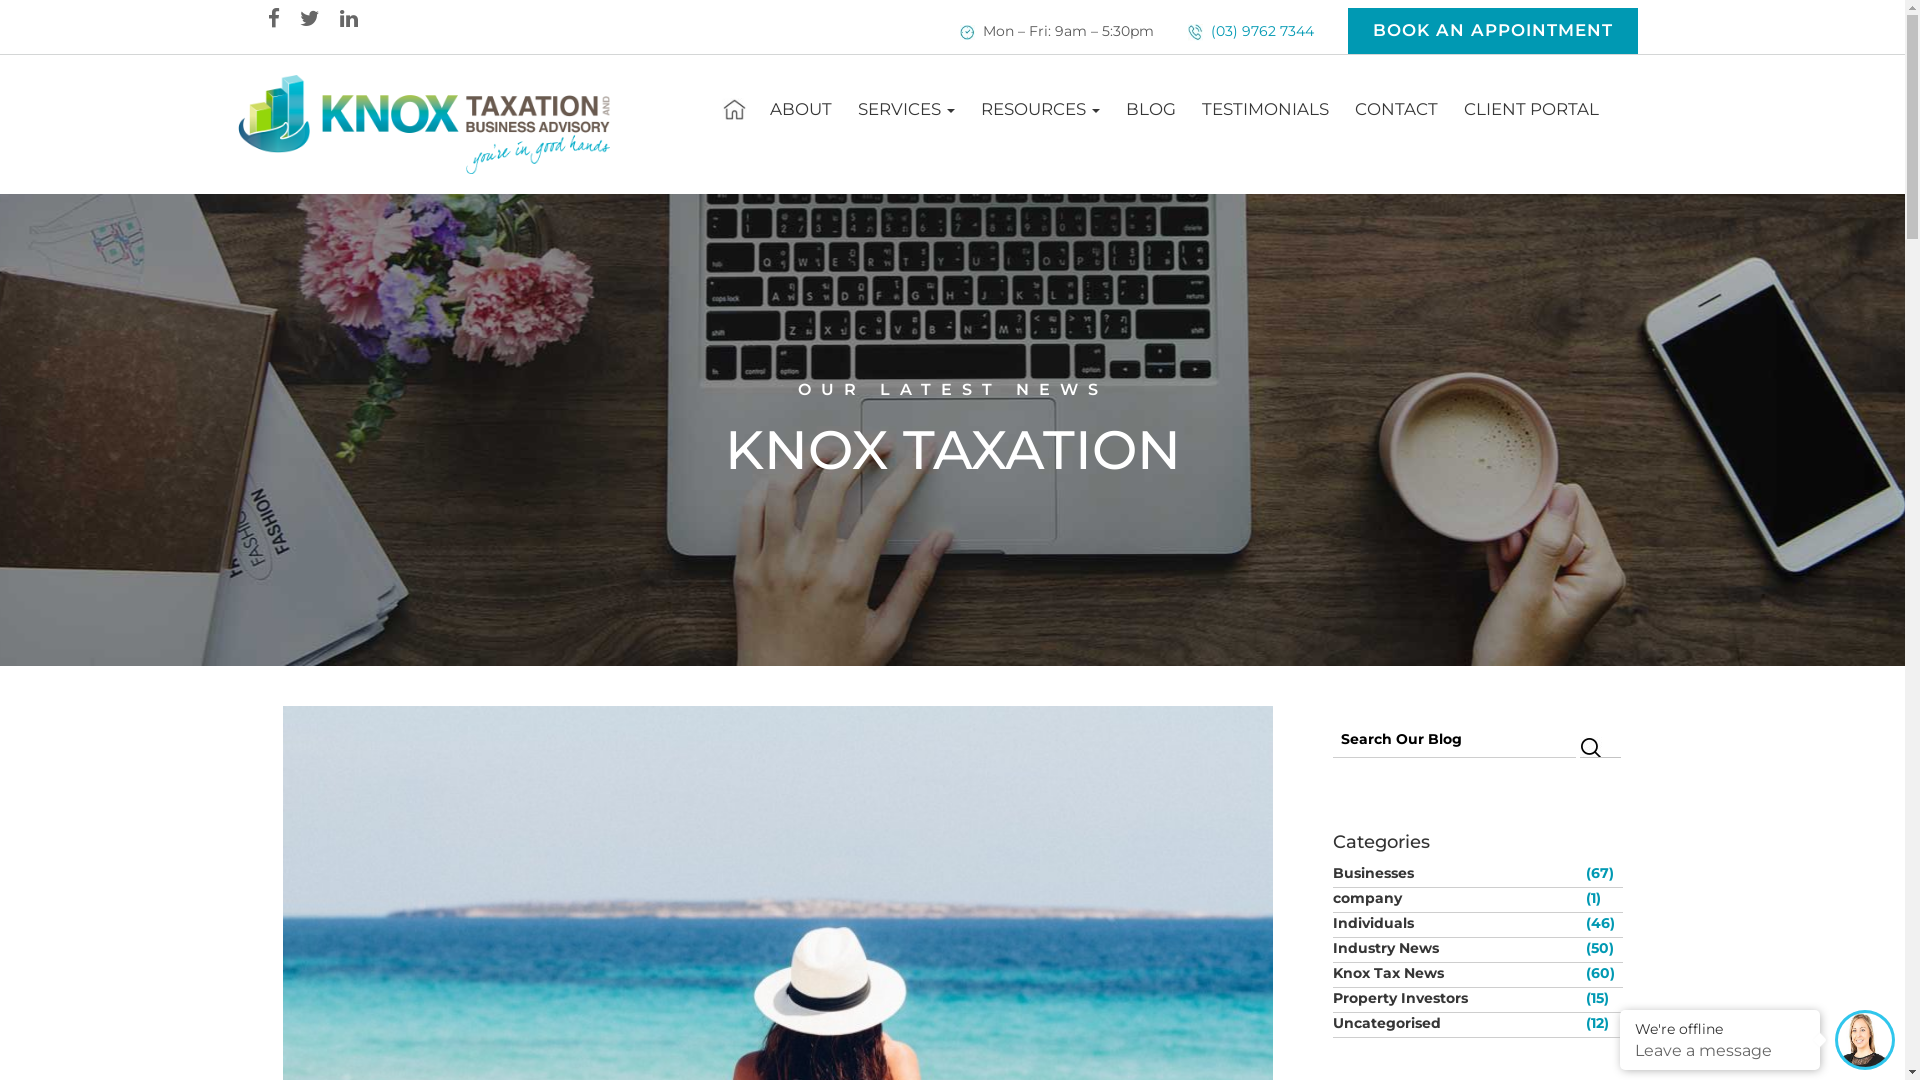  I want to click on 'RESOURCES', so click(1040, 108).